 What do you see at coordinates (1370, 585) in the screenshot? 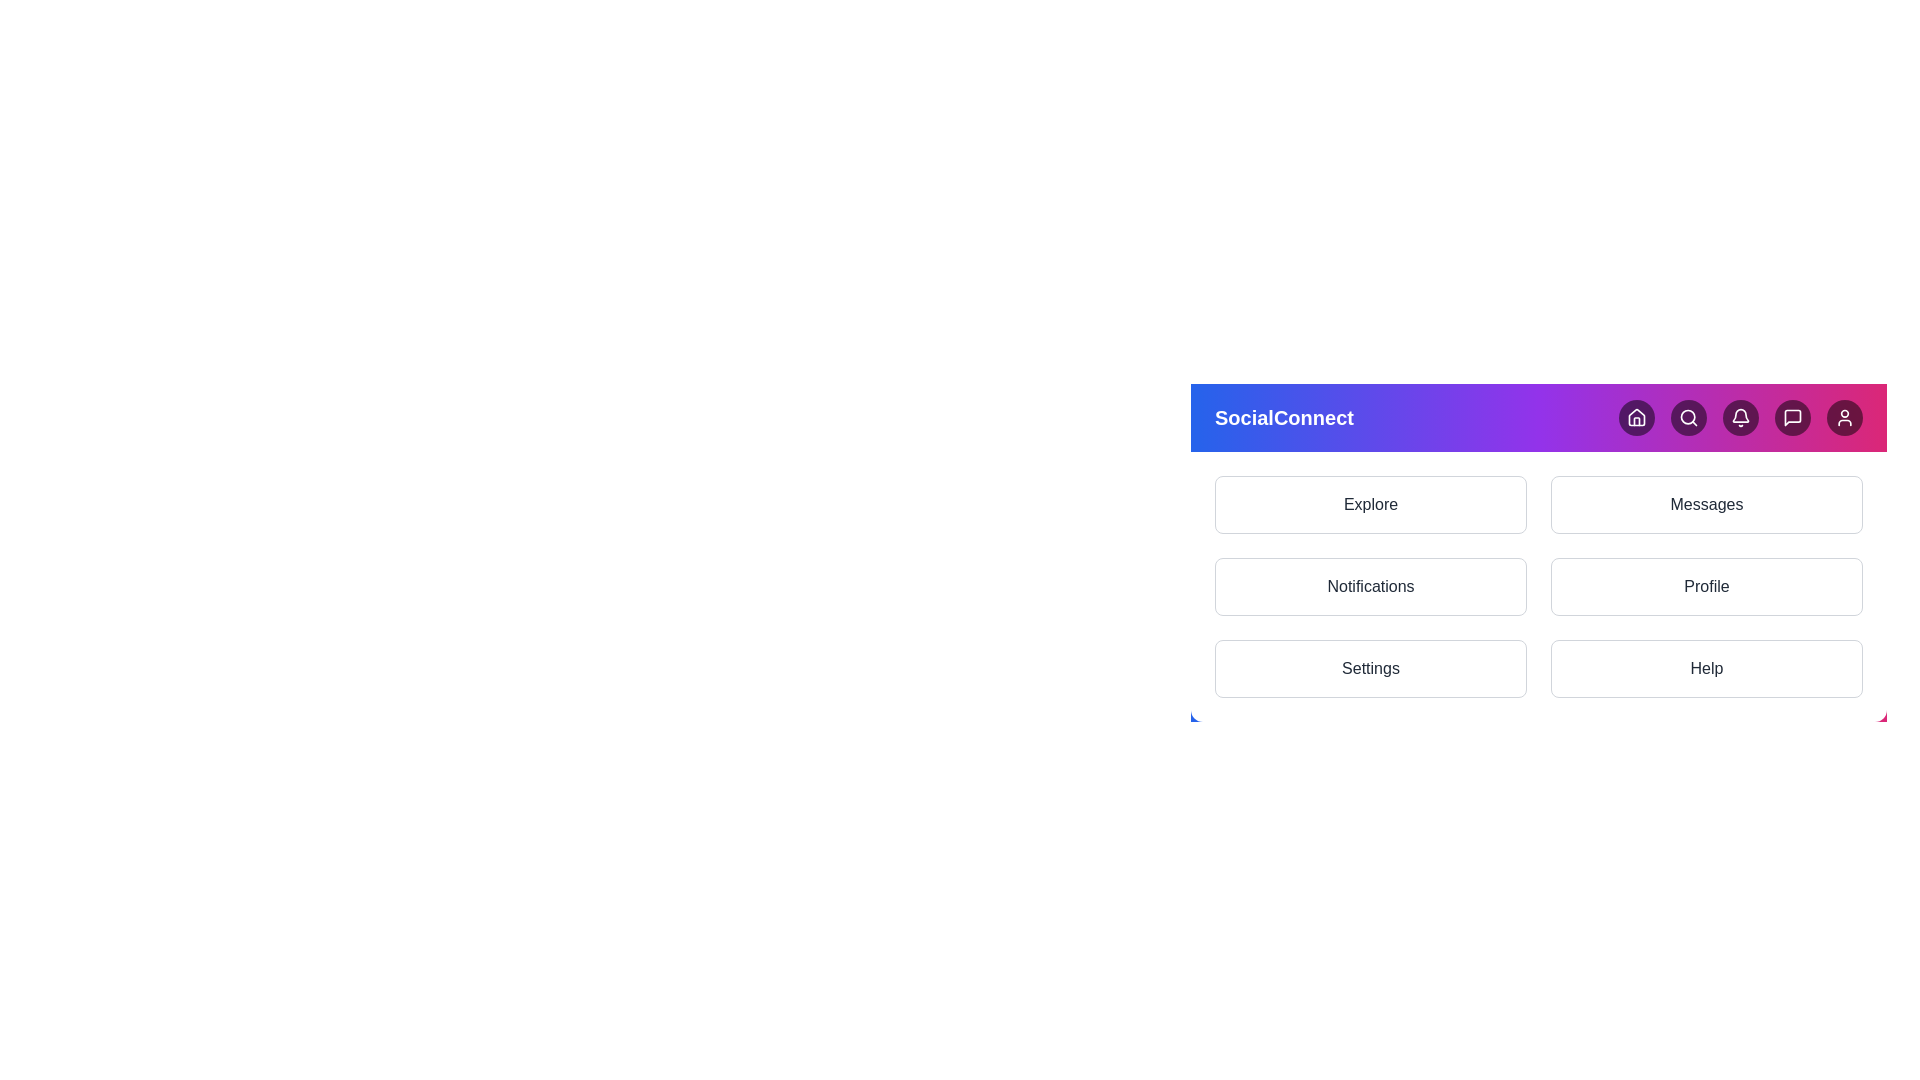
I see `the navigation option labeled Notifications` at bounding box center [1370, 585].